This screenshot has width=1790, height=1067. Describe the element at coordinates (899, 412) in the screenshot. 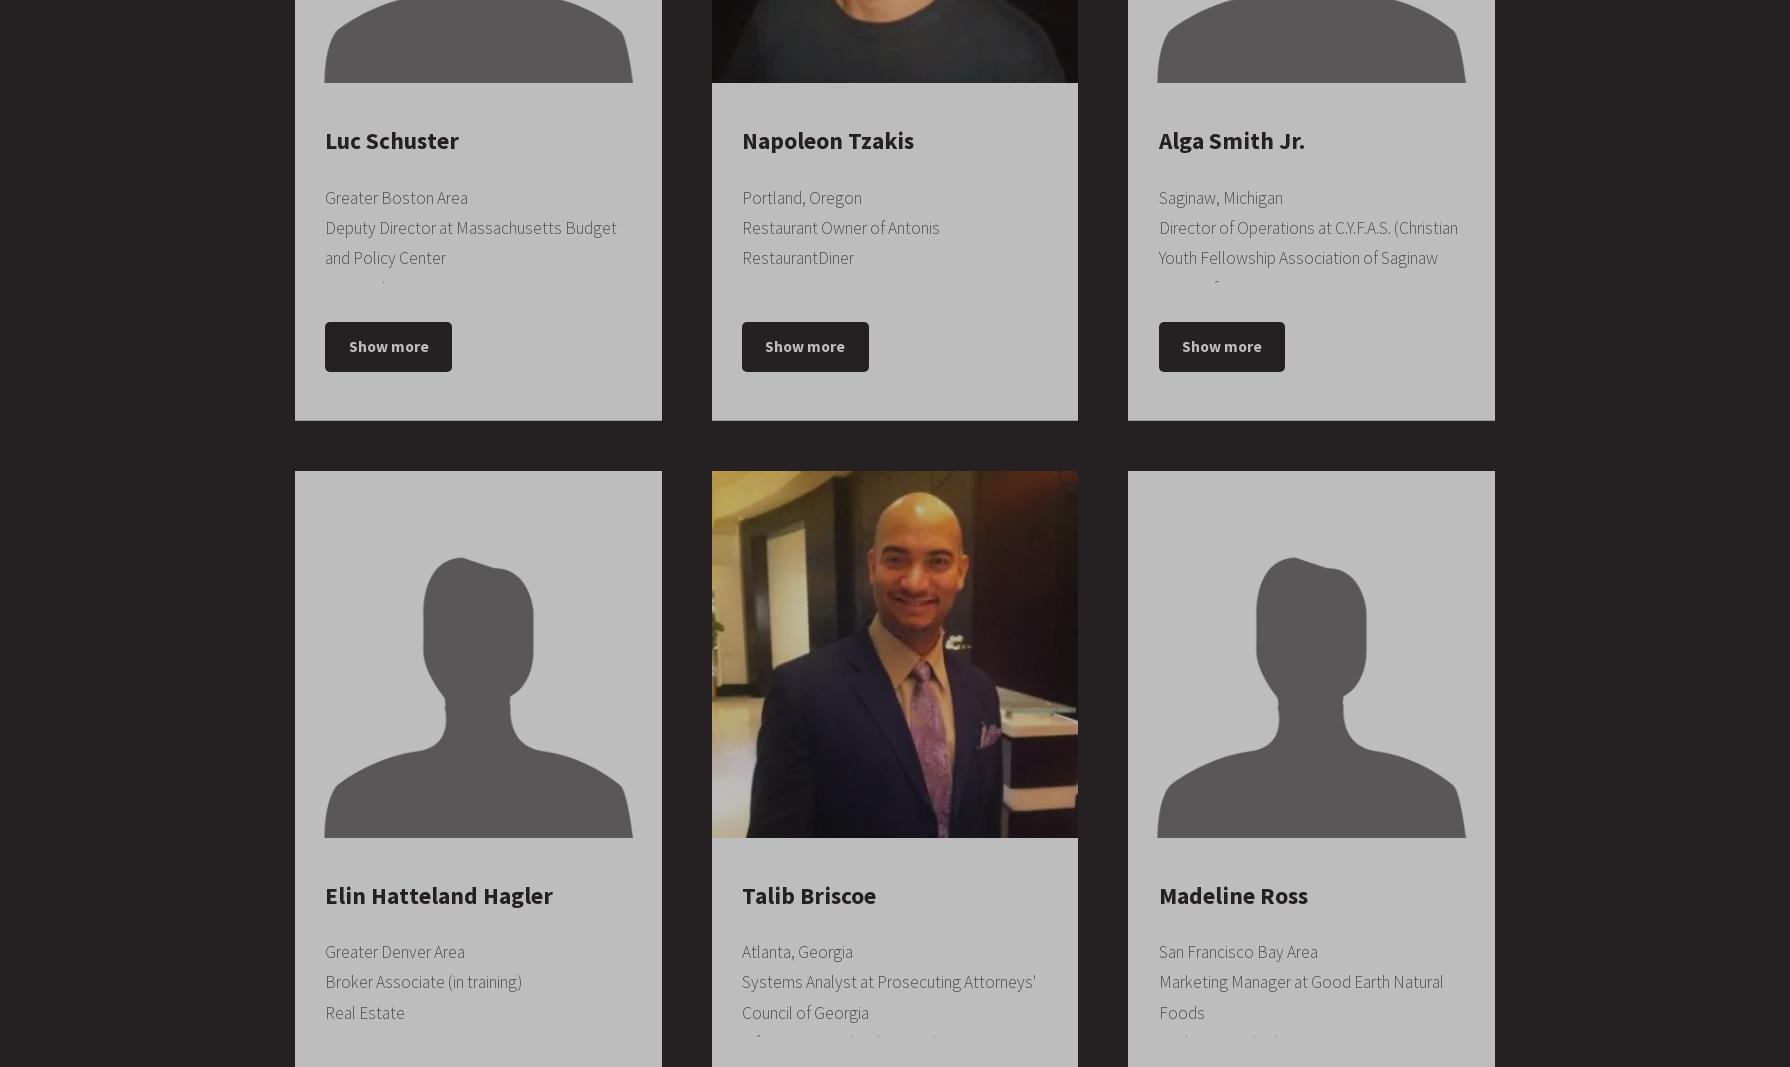

I see `'June 2011 – August 2011'` at that location.